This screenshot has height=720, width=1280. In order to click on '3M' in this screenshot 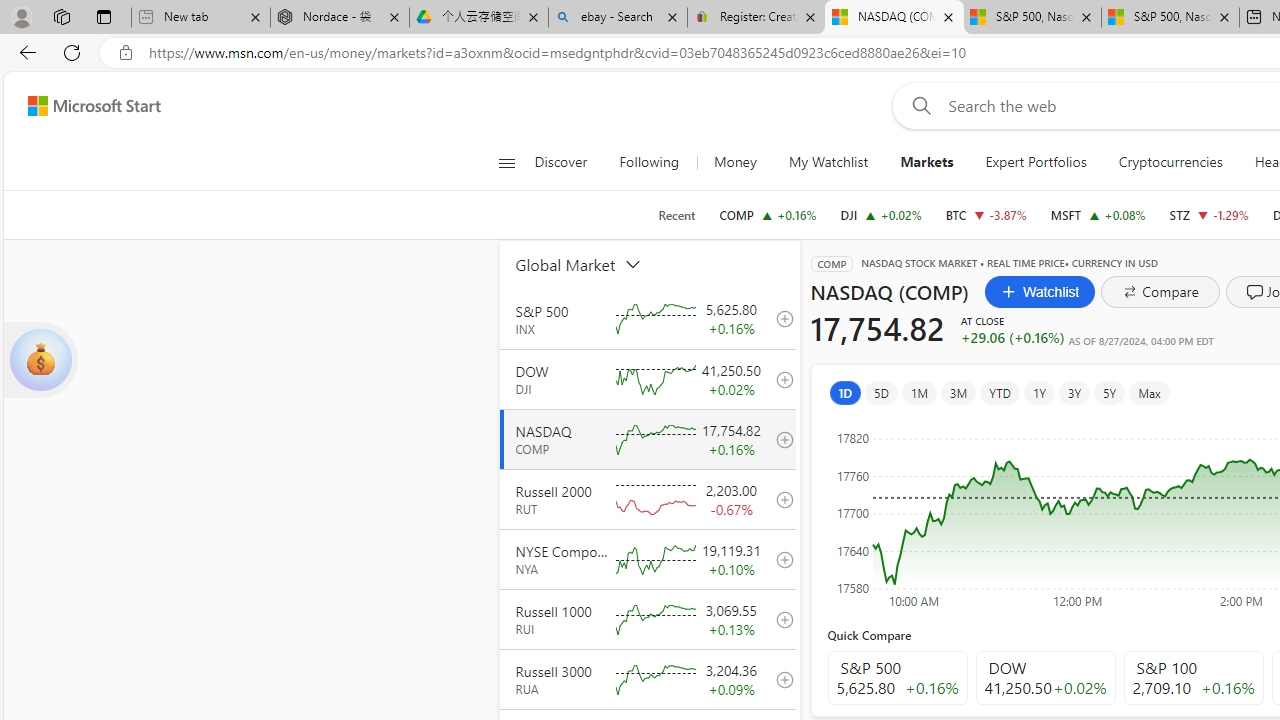, I will do `click(957, 392)`.